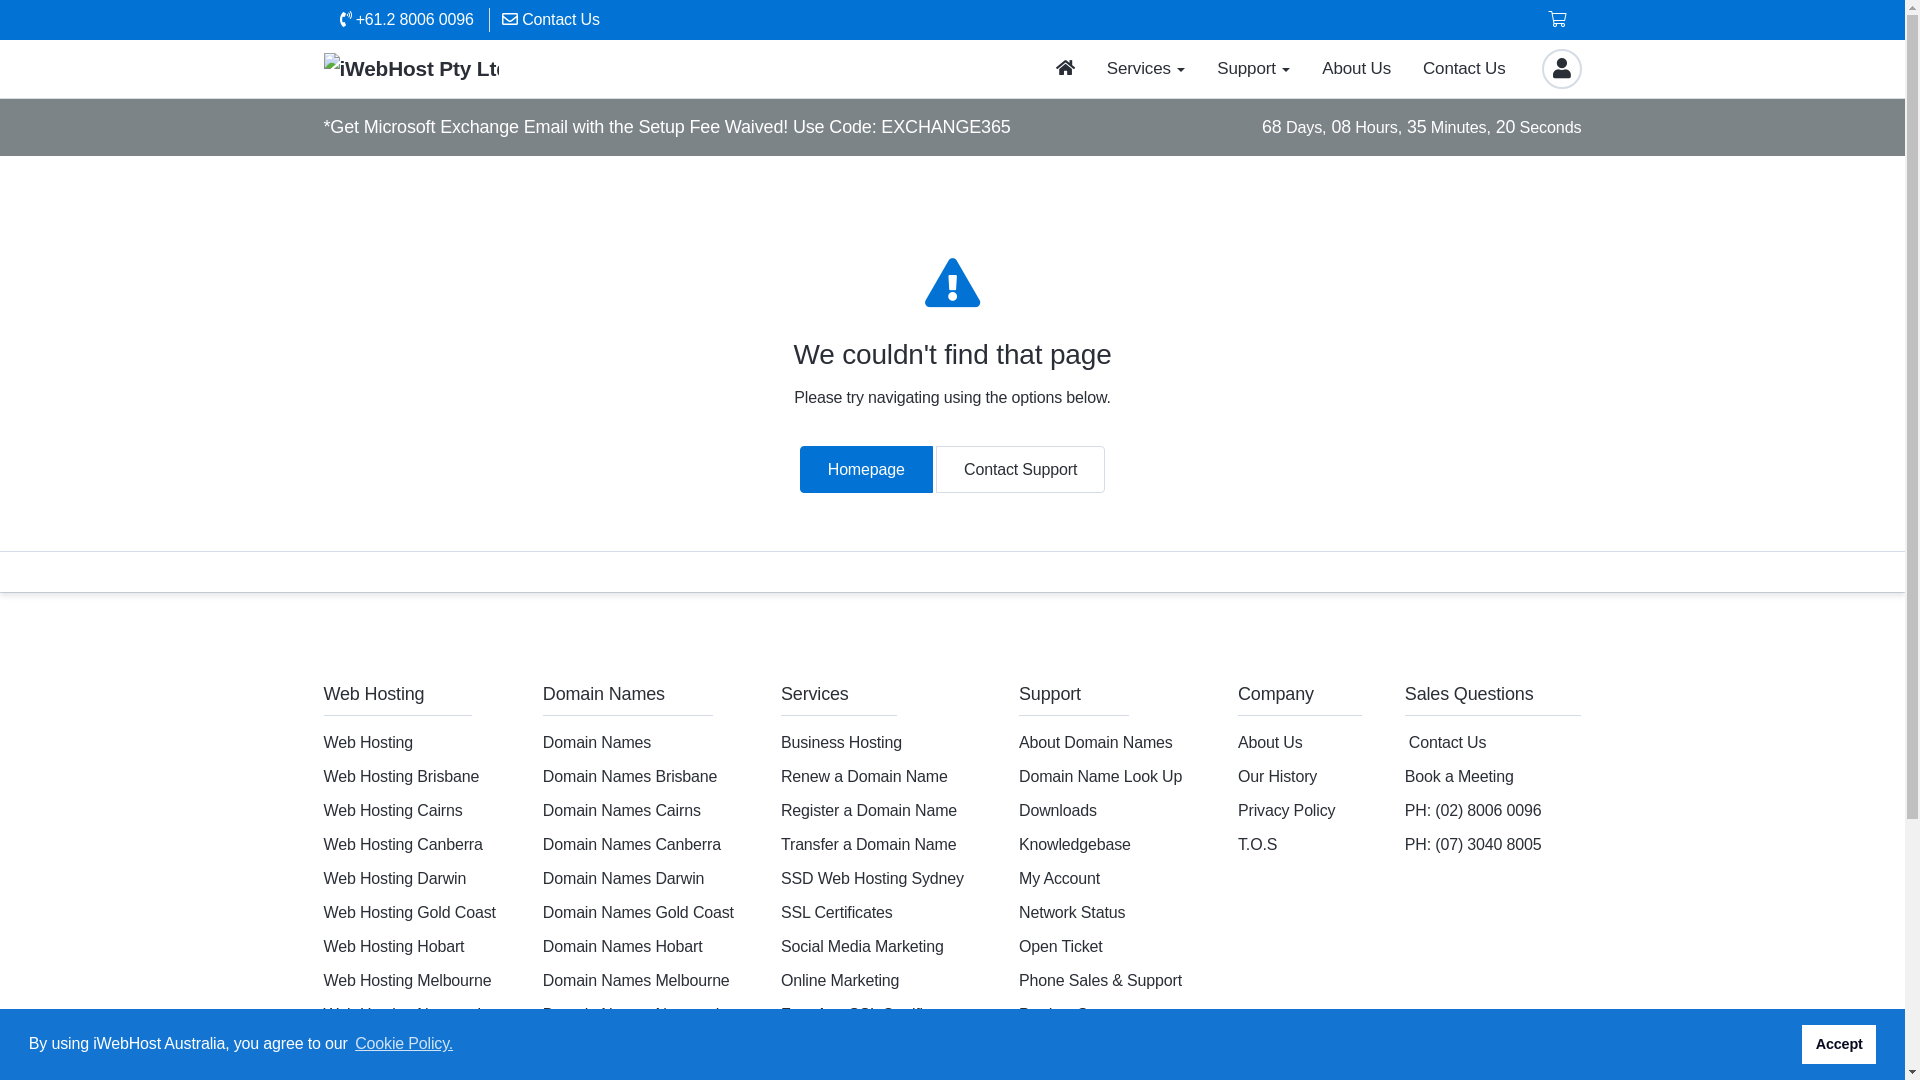  I want to click on 'Web Hosting Hobart', so click(394, 945).